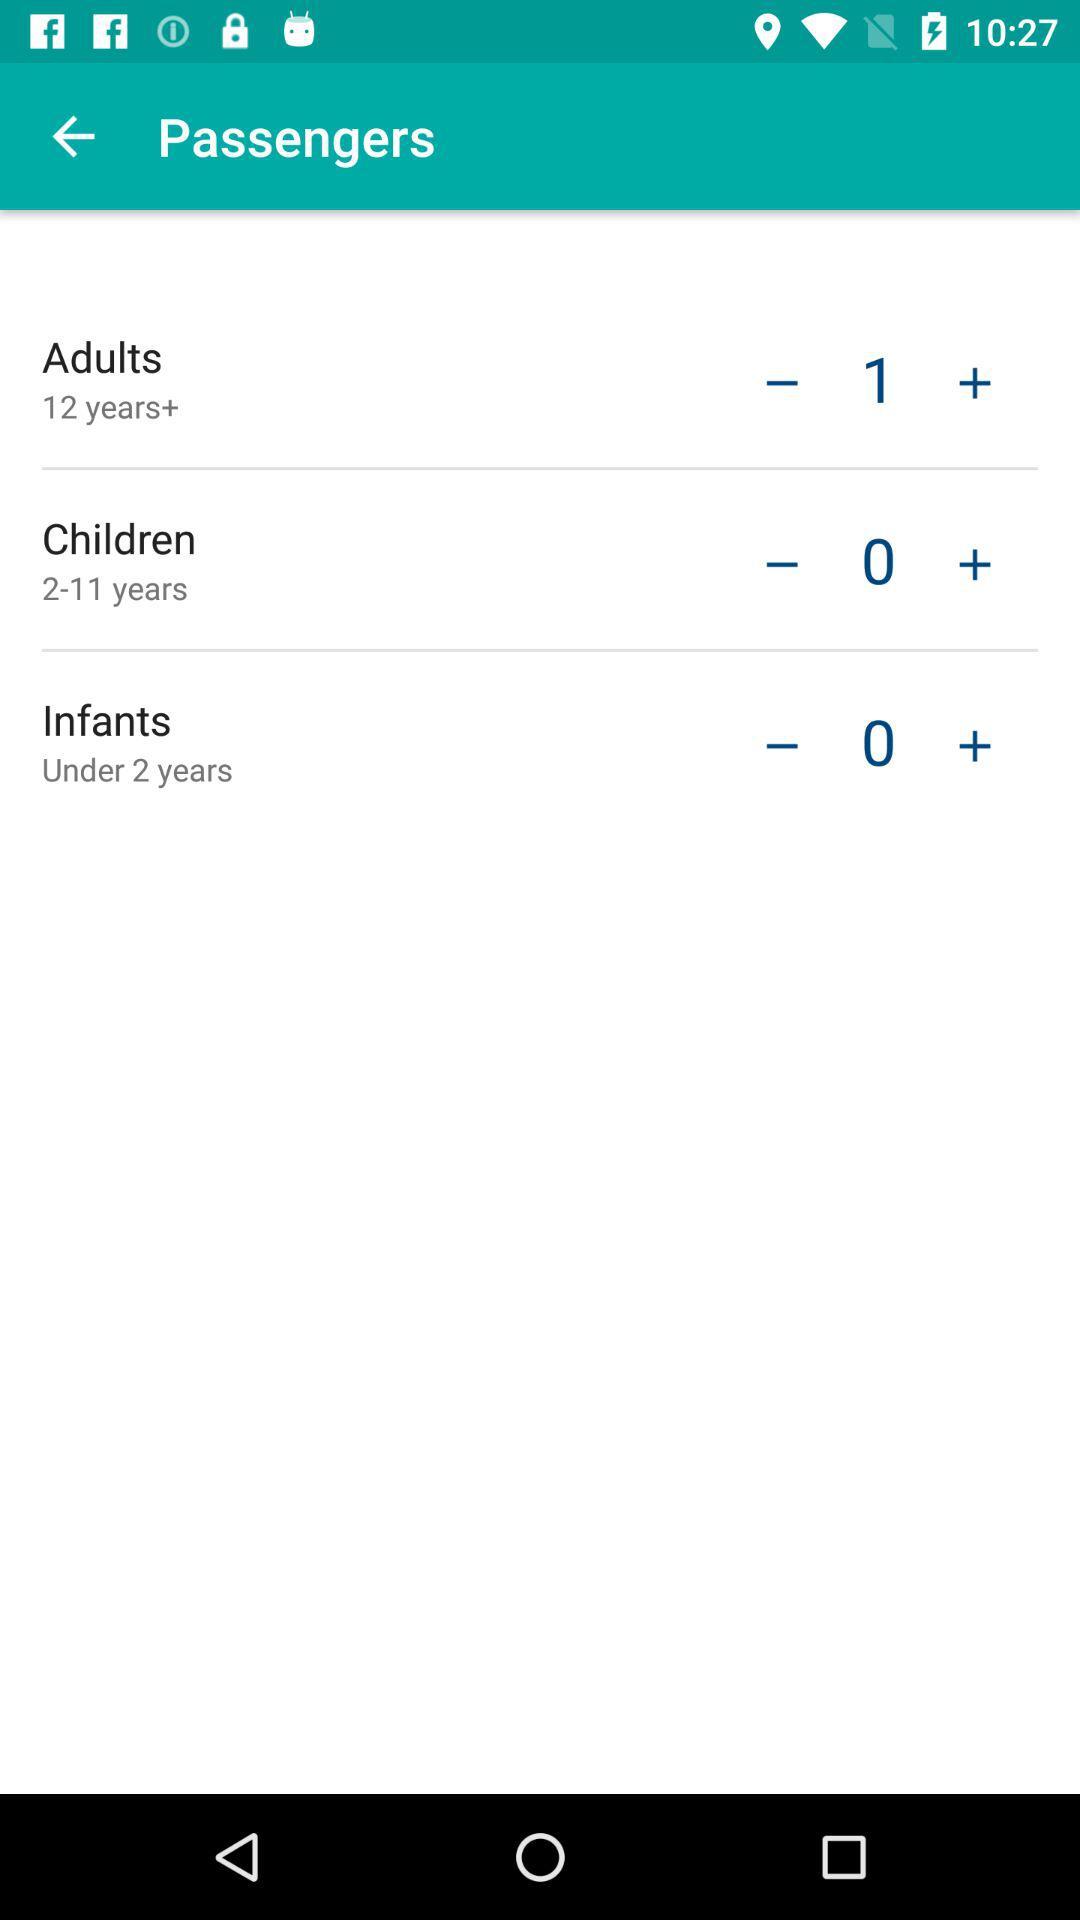  What do you see at coordinates (974, 380) in the screenshot?
I see `adult to total` at bounding box center [974, 380].